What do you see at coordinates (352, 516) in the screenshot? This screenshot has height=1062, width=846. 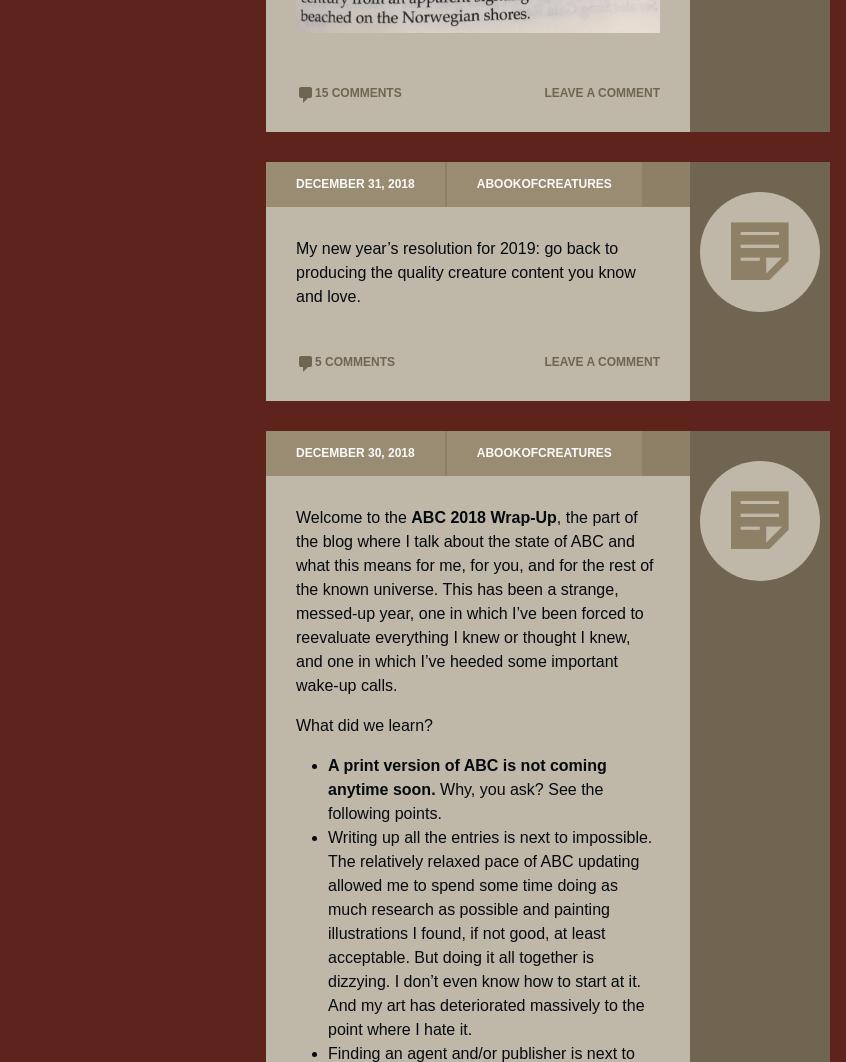 I see `'Welcome to the'` at bounding box center [352, 516].